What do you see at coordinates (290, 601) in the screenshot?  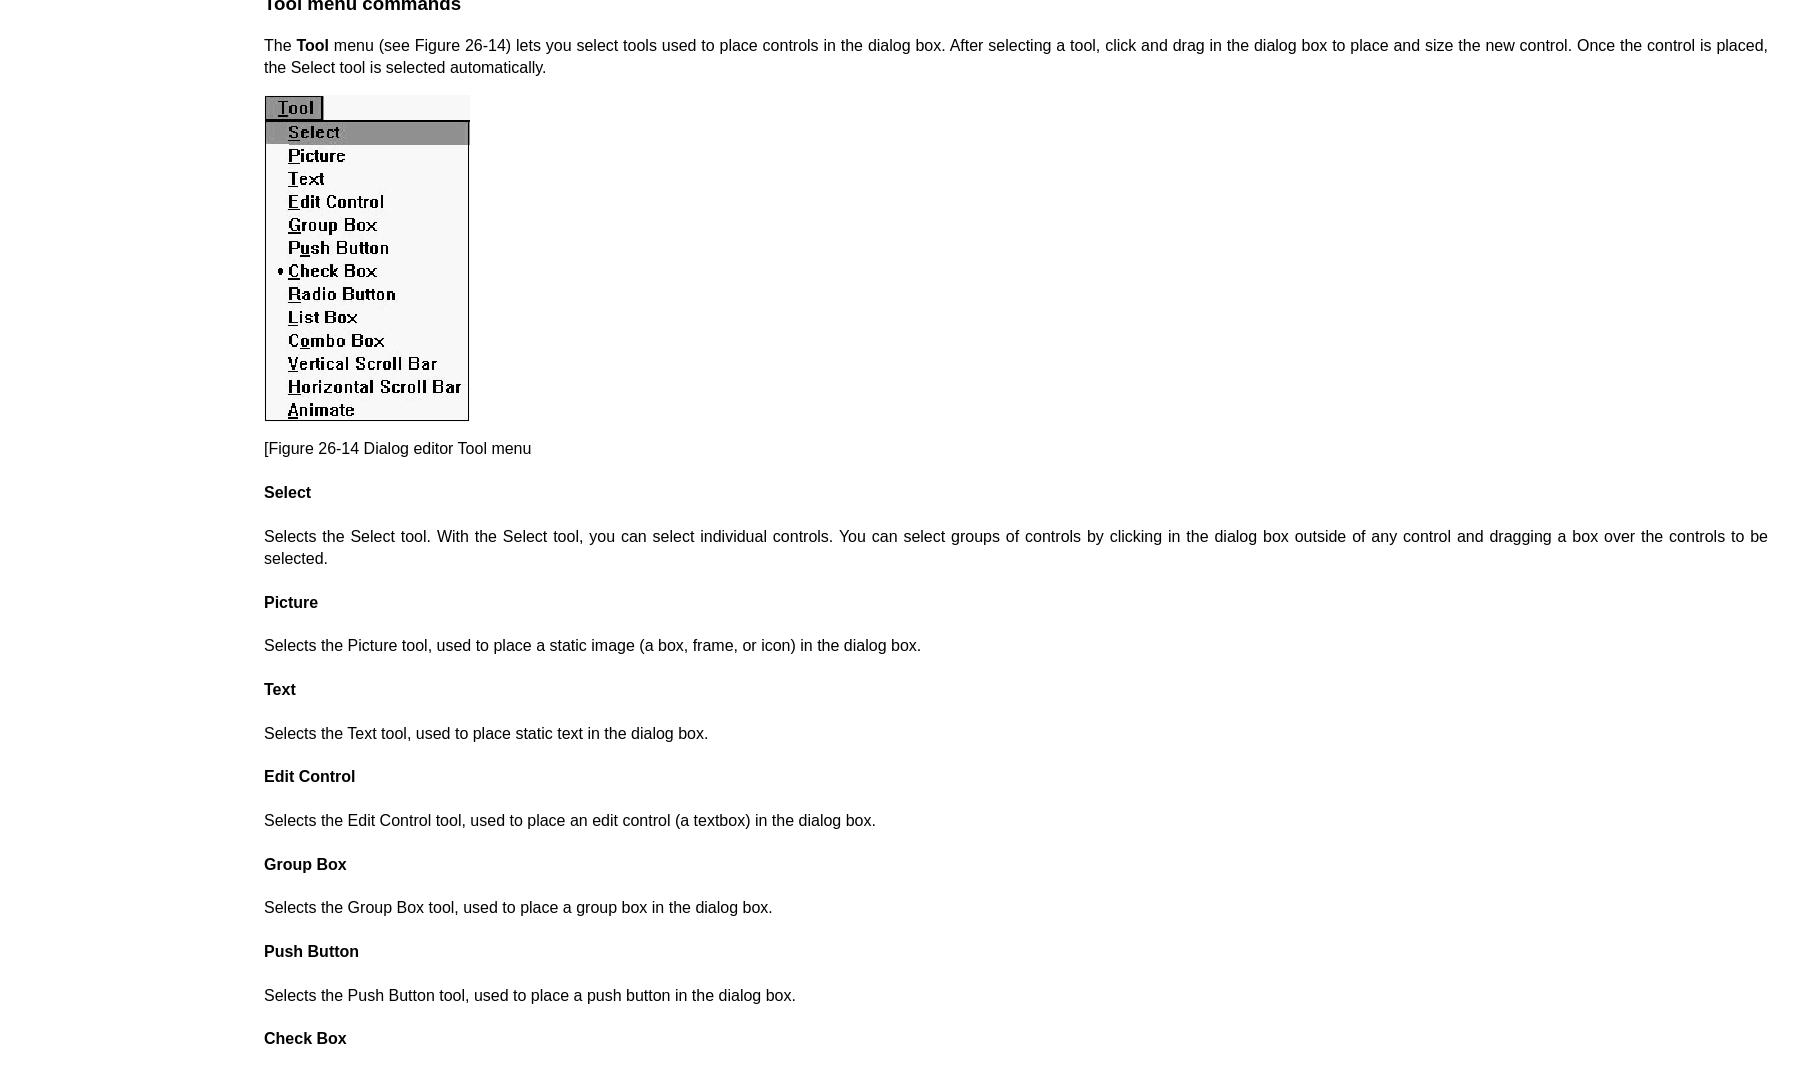 I see `'Picture'` at bounding box center [290, 601].